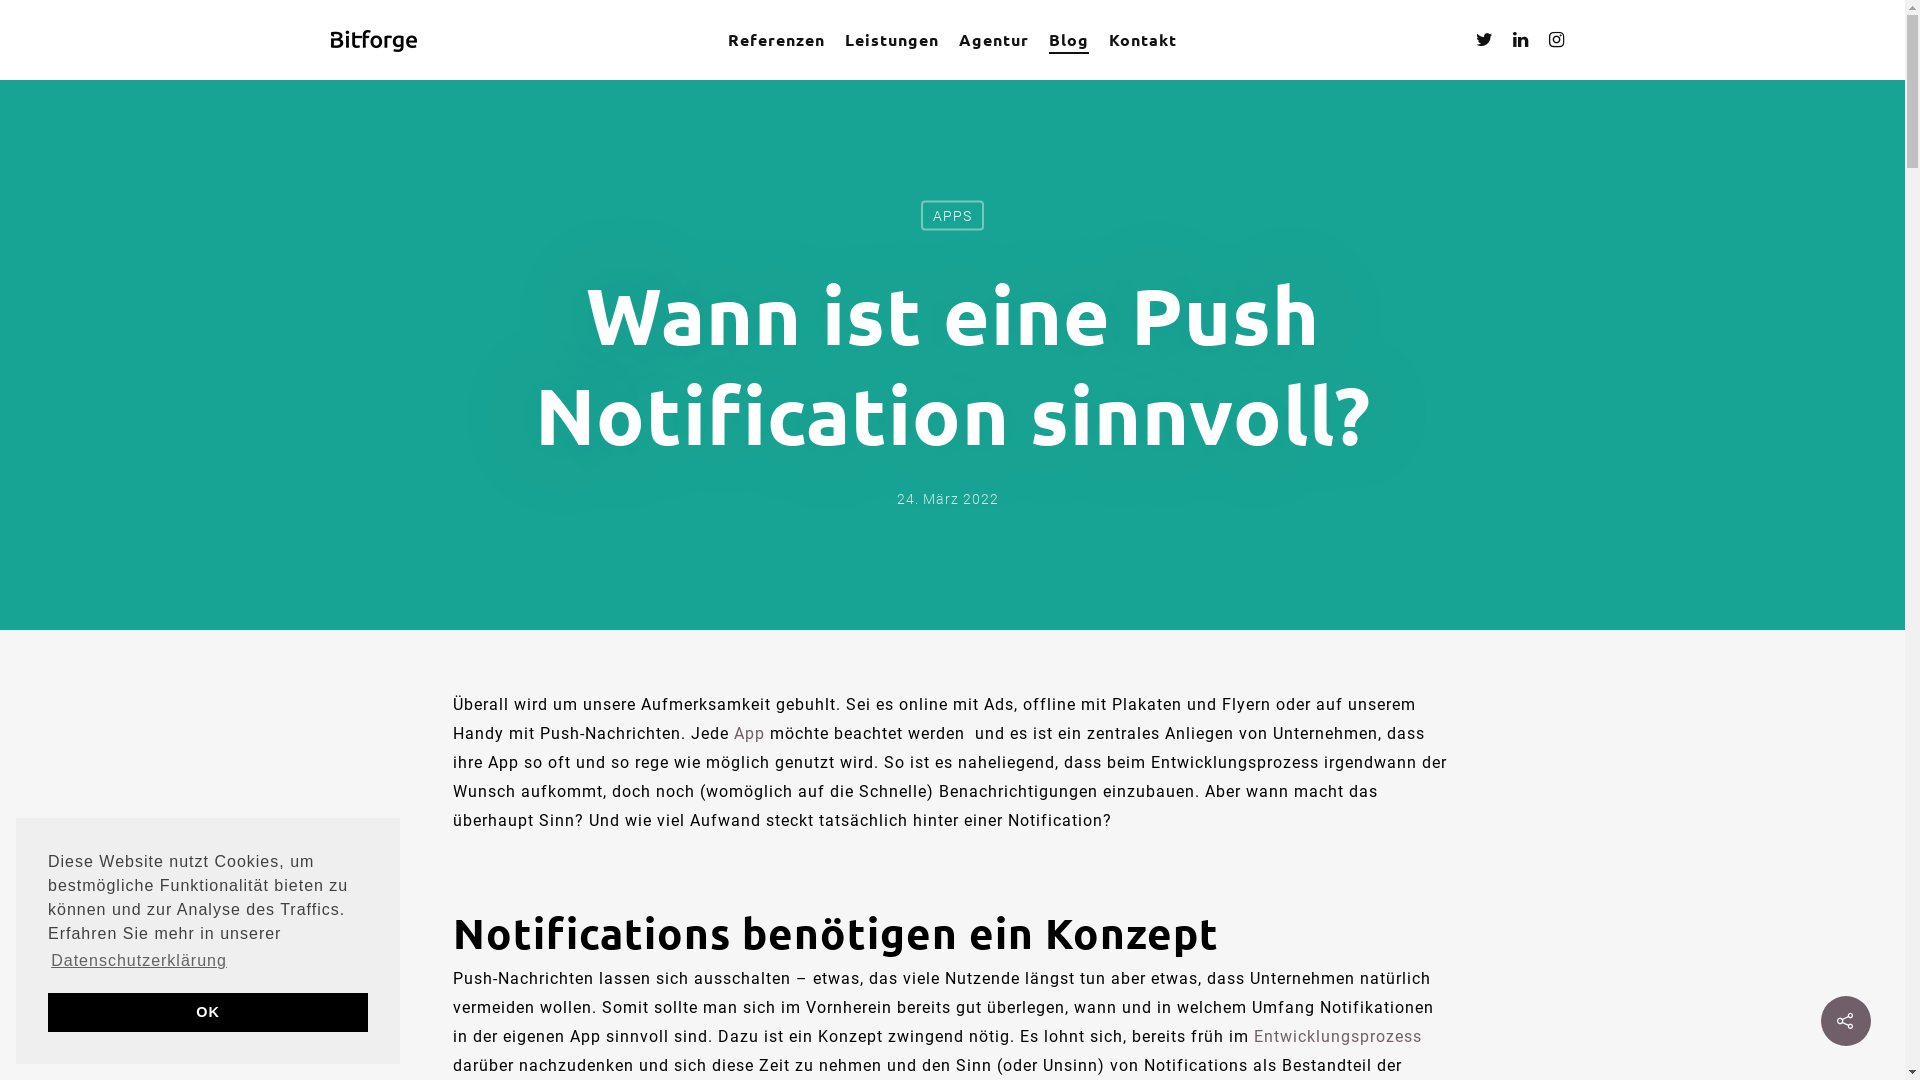  What do you see at coordinates (775, 39) in the screenshot?
I see `'Referenzen'` at bounding box center [775, 39].